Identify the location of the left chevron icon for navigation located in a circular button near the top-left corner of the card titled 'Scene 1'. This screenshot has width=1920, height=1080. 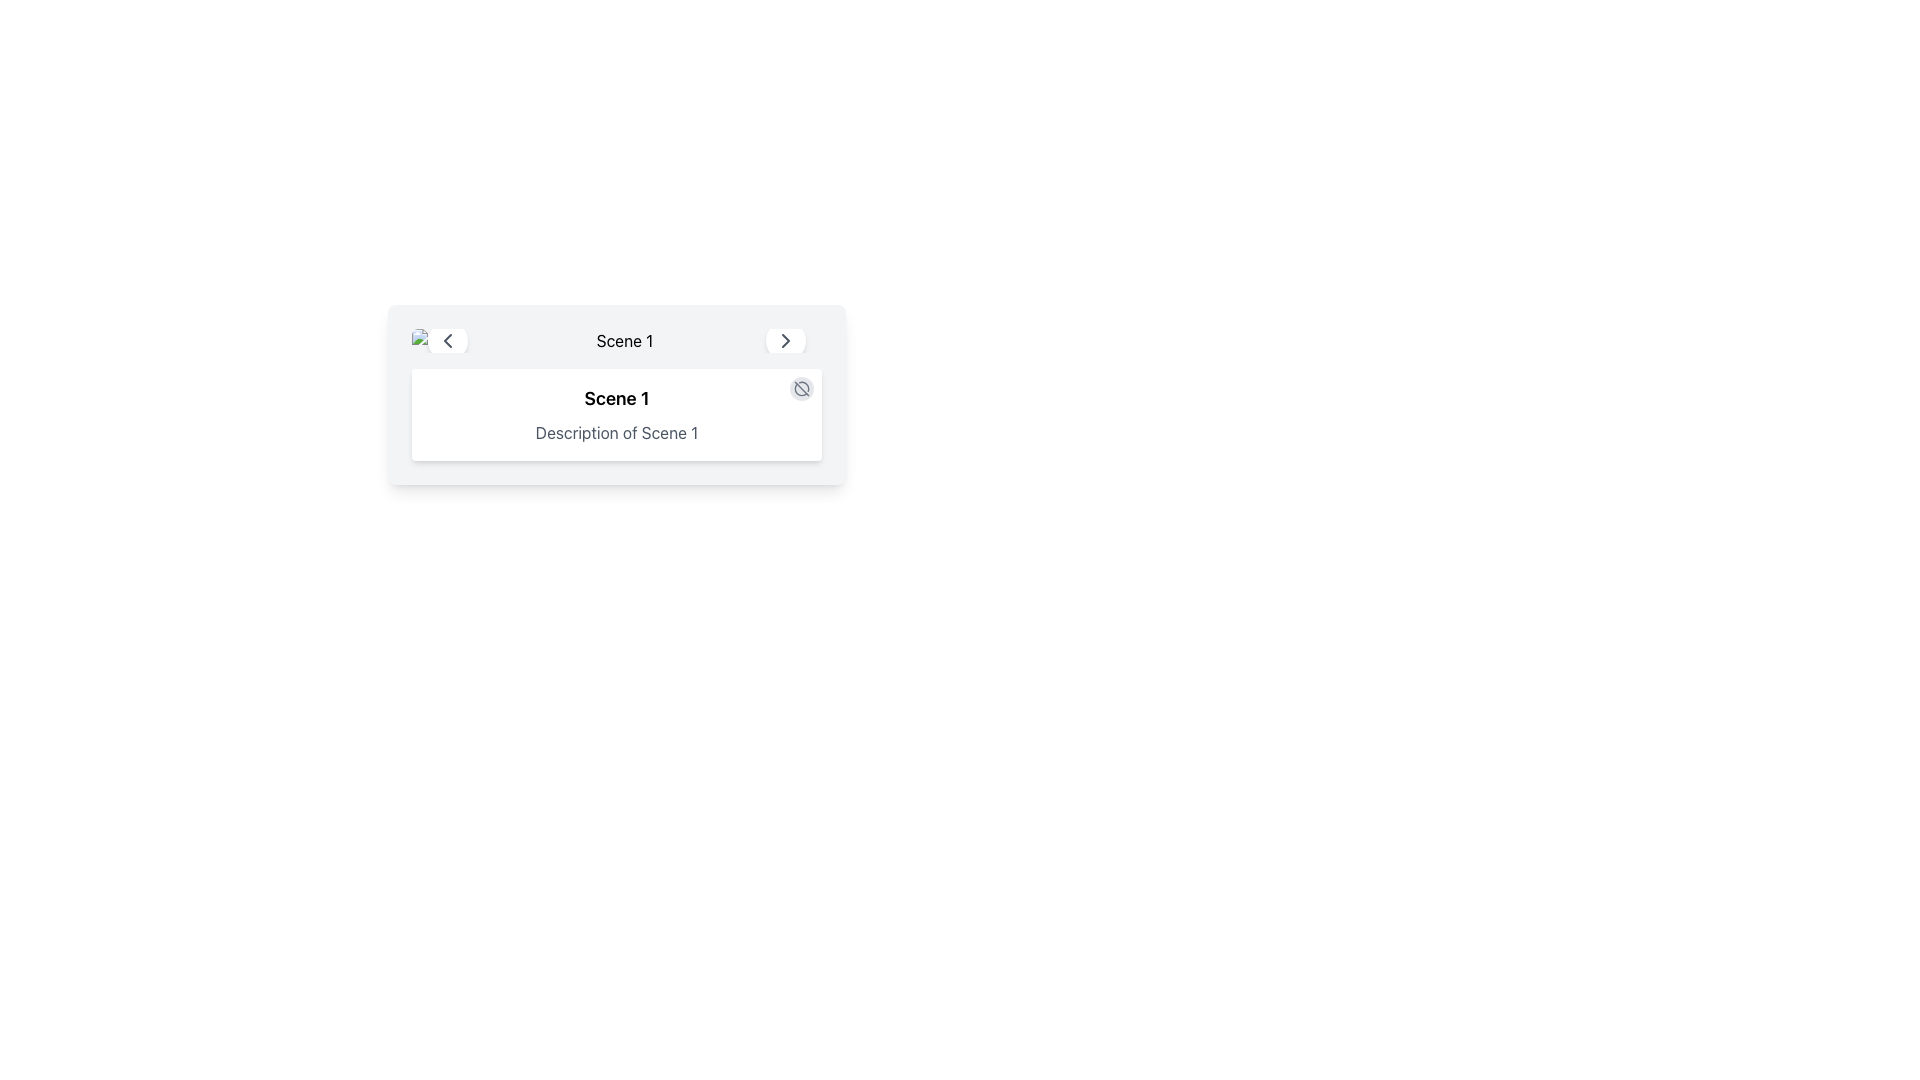
(446, 339).